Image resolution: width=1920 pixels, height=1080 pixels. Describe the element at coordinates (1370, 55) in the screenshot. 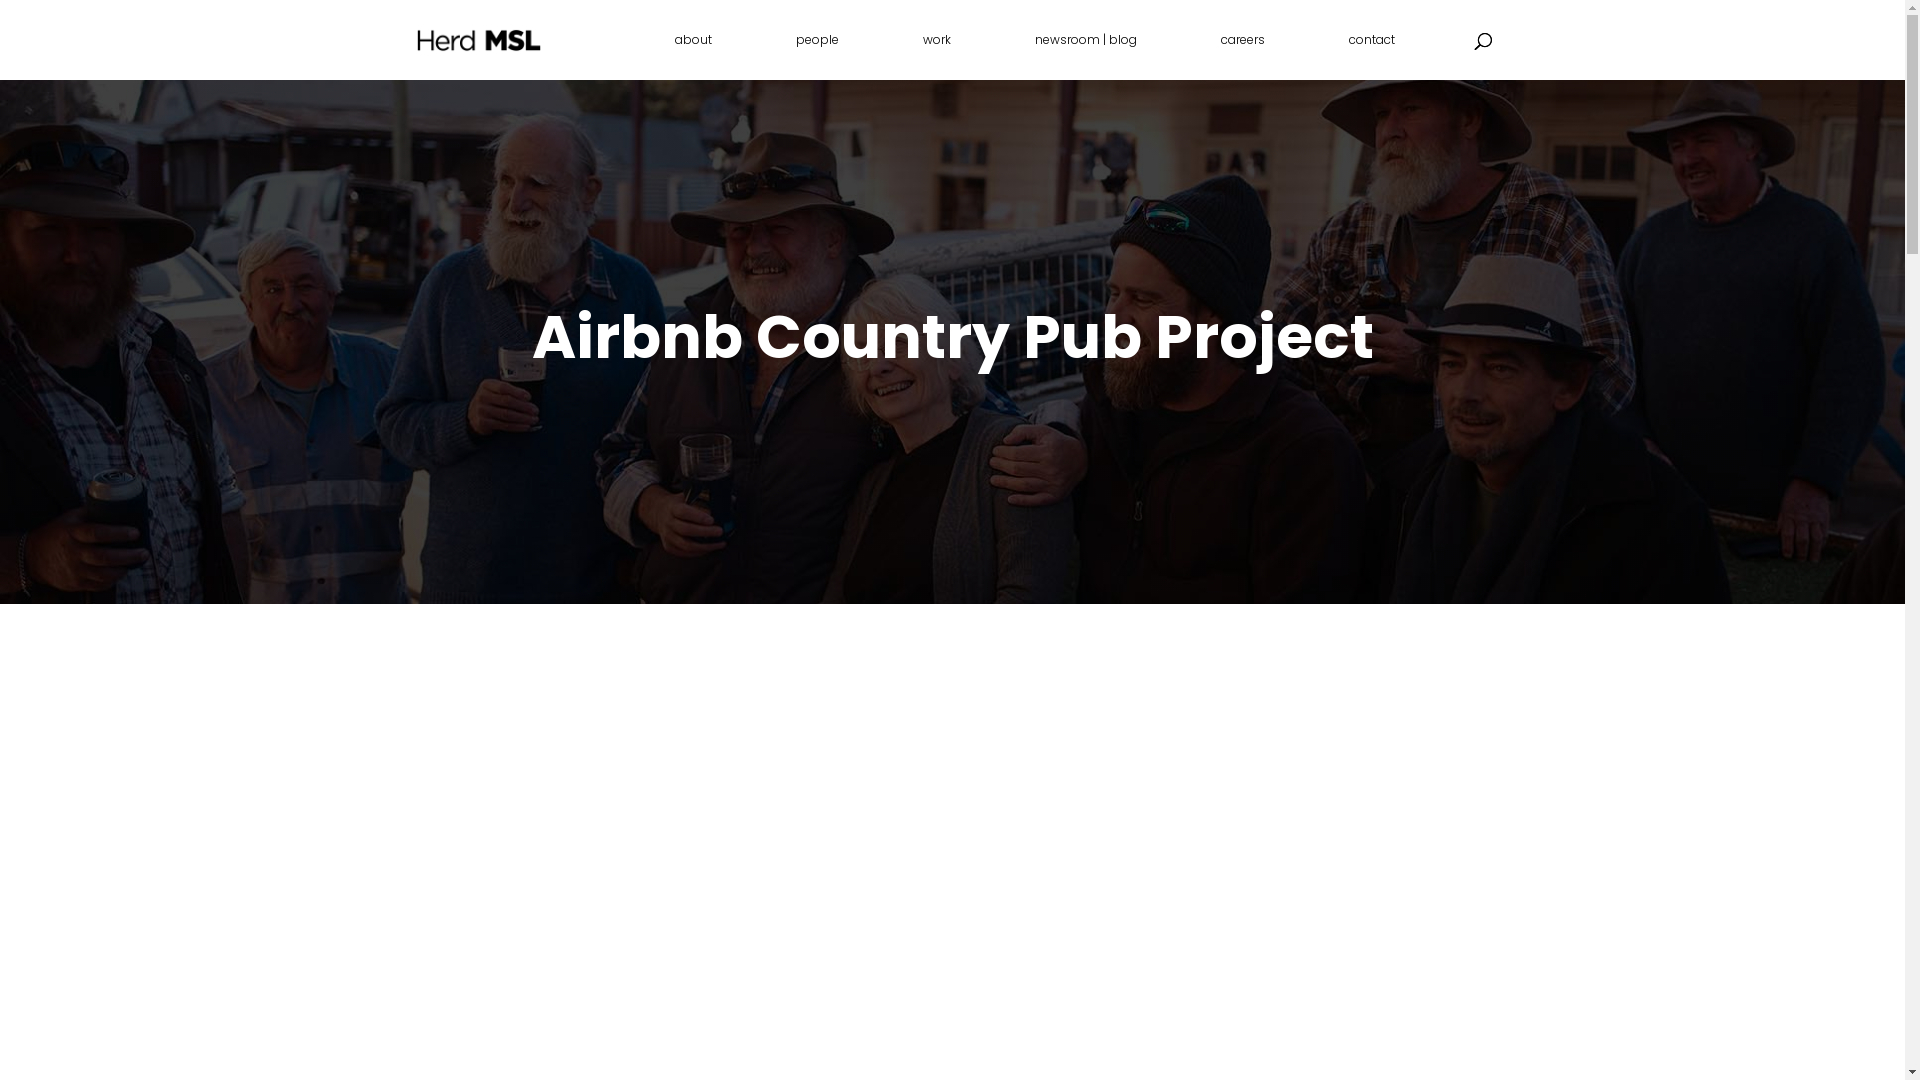

I see `'contact'` at that location.